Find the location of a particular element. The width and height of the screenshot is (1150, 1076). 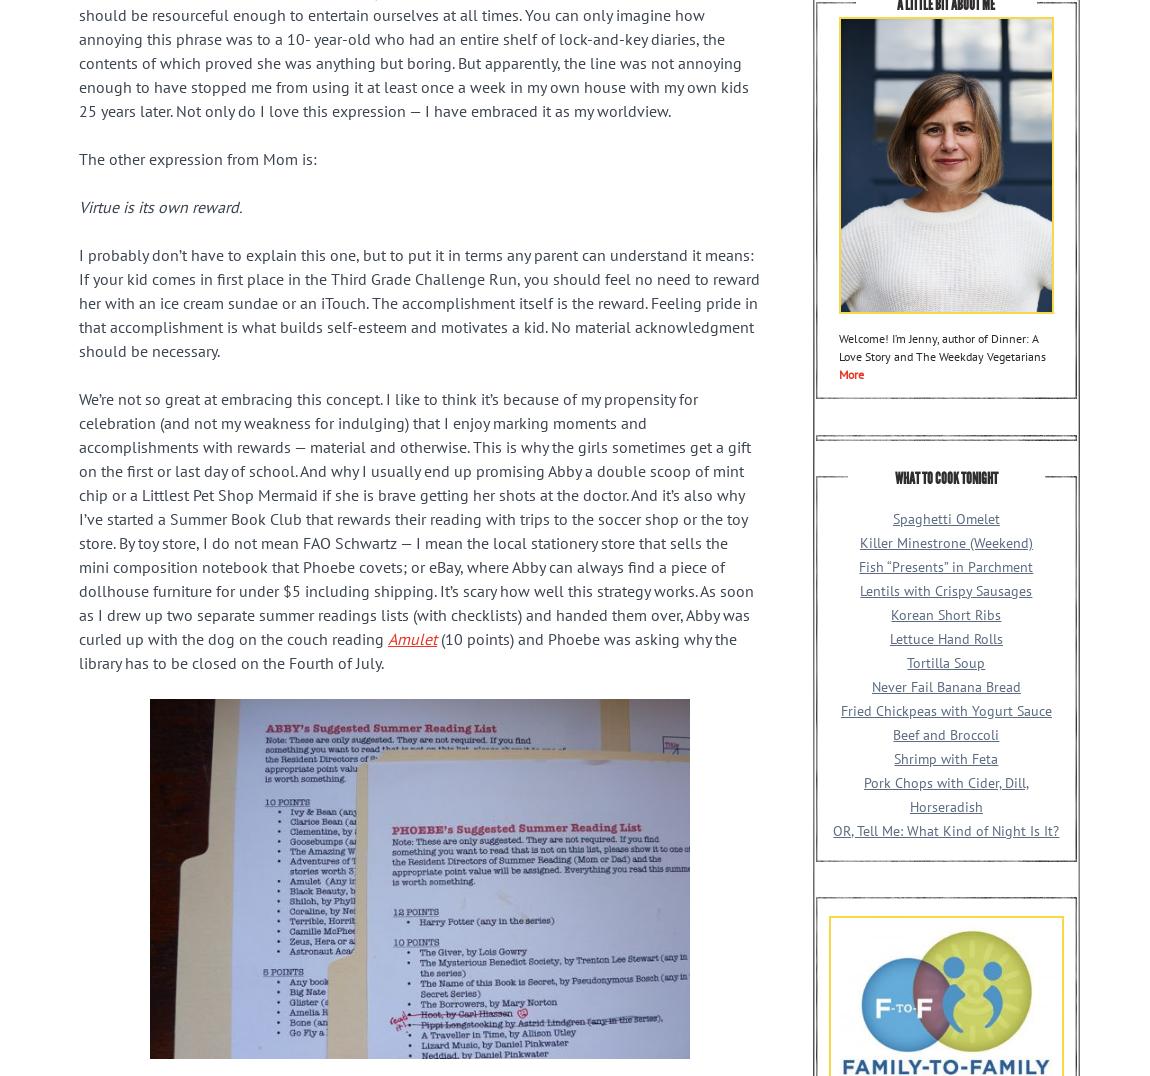

'Welcome! I’m Jenny, author of Dinner: A Love Story and The Weekday Vegetarians' is located at coordinates (941, 346).